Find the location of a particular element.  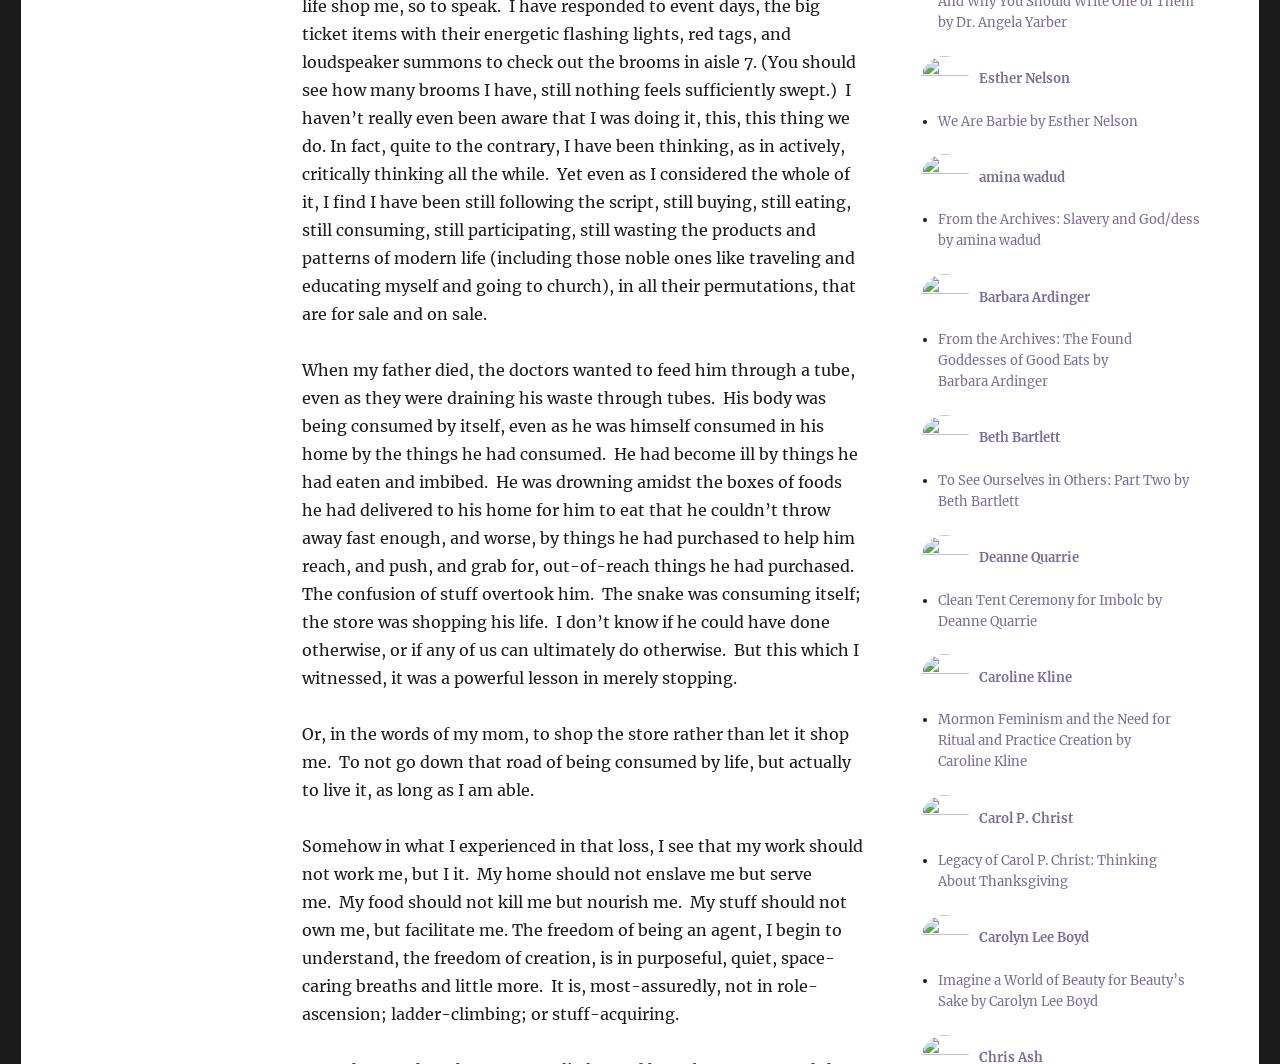

'Mormon Feminism and the Need for Ritual and Practice Creation by Caroline Kline' is located at coordinates (935, 740).